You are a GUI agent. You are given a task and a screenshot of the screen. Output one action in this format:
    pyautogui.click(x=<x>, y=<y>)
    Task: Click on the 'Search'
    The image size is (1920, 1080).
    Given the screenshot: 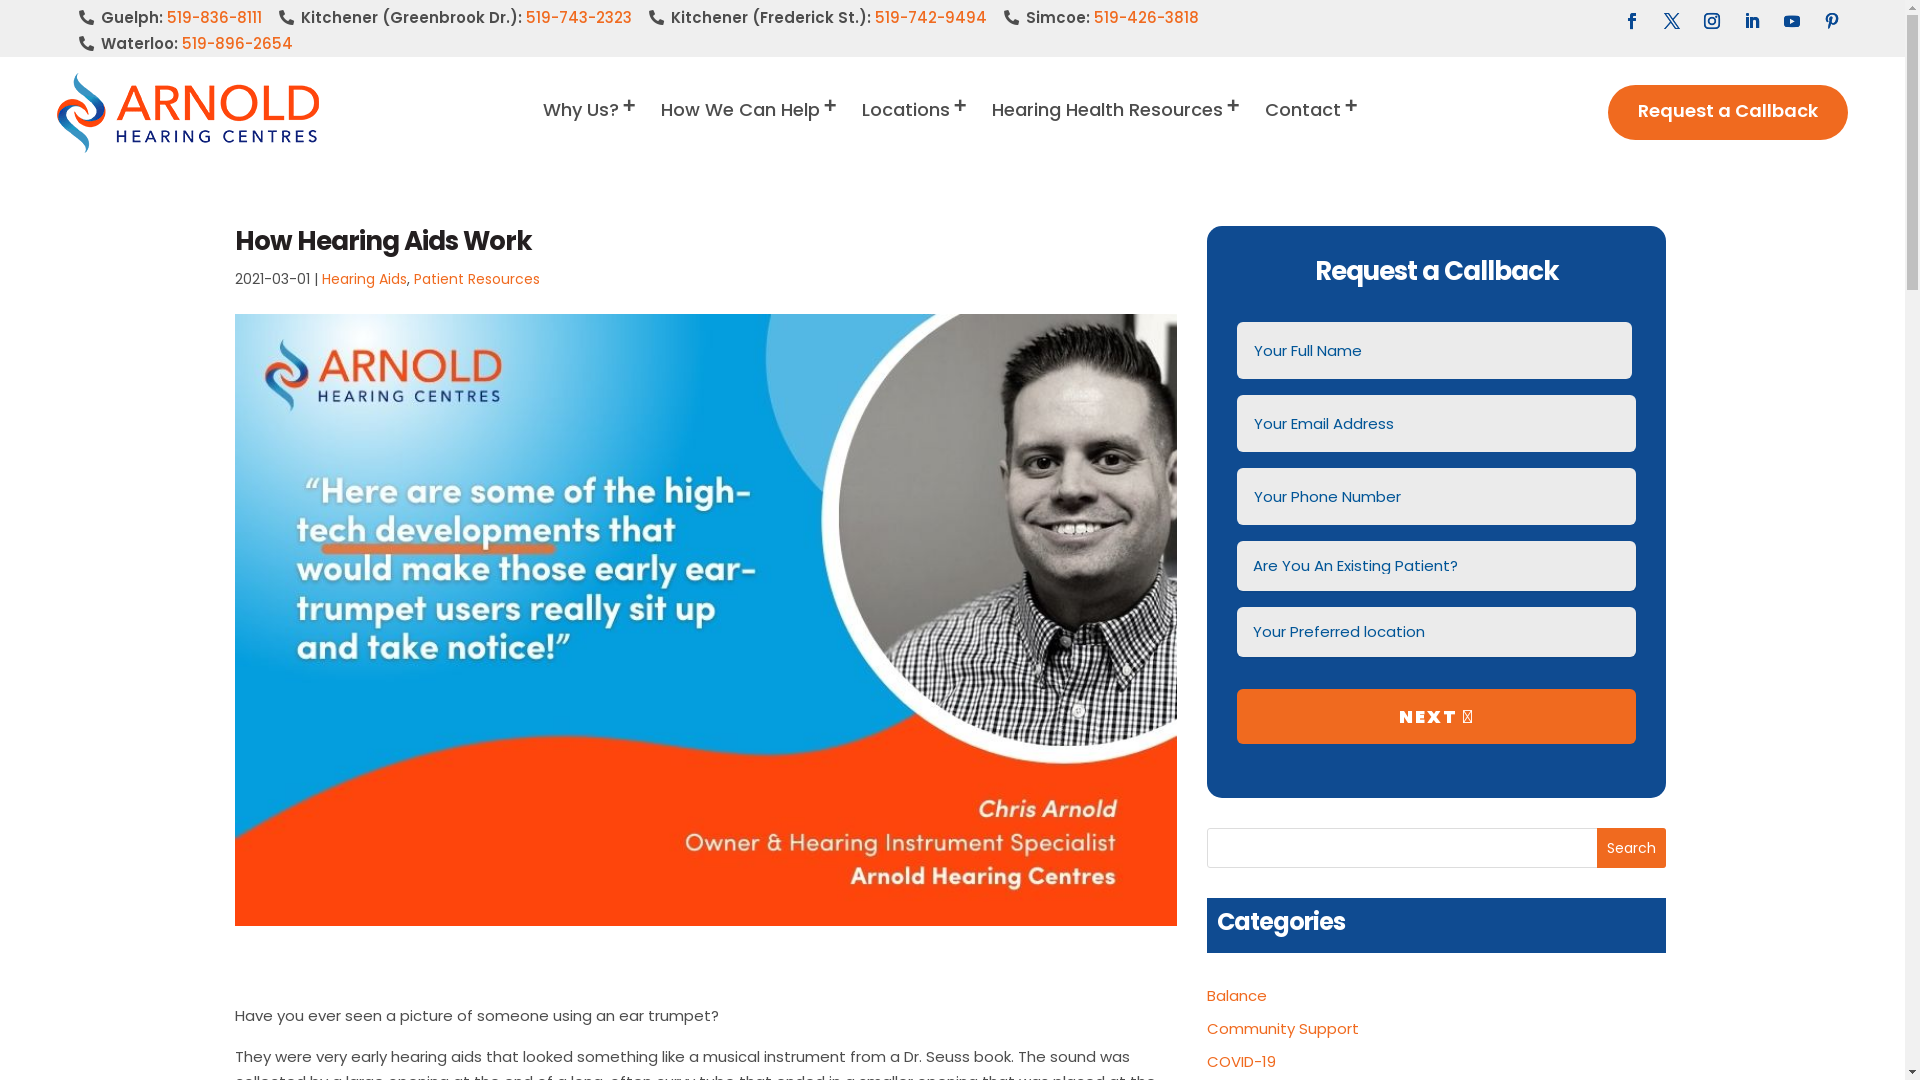 What is the action you would take?
    pyautogui.click(x=1631, y=848)
    